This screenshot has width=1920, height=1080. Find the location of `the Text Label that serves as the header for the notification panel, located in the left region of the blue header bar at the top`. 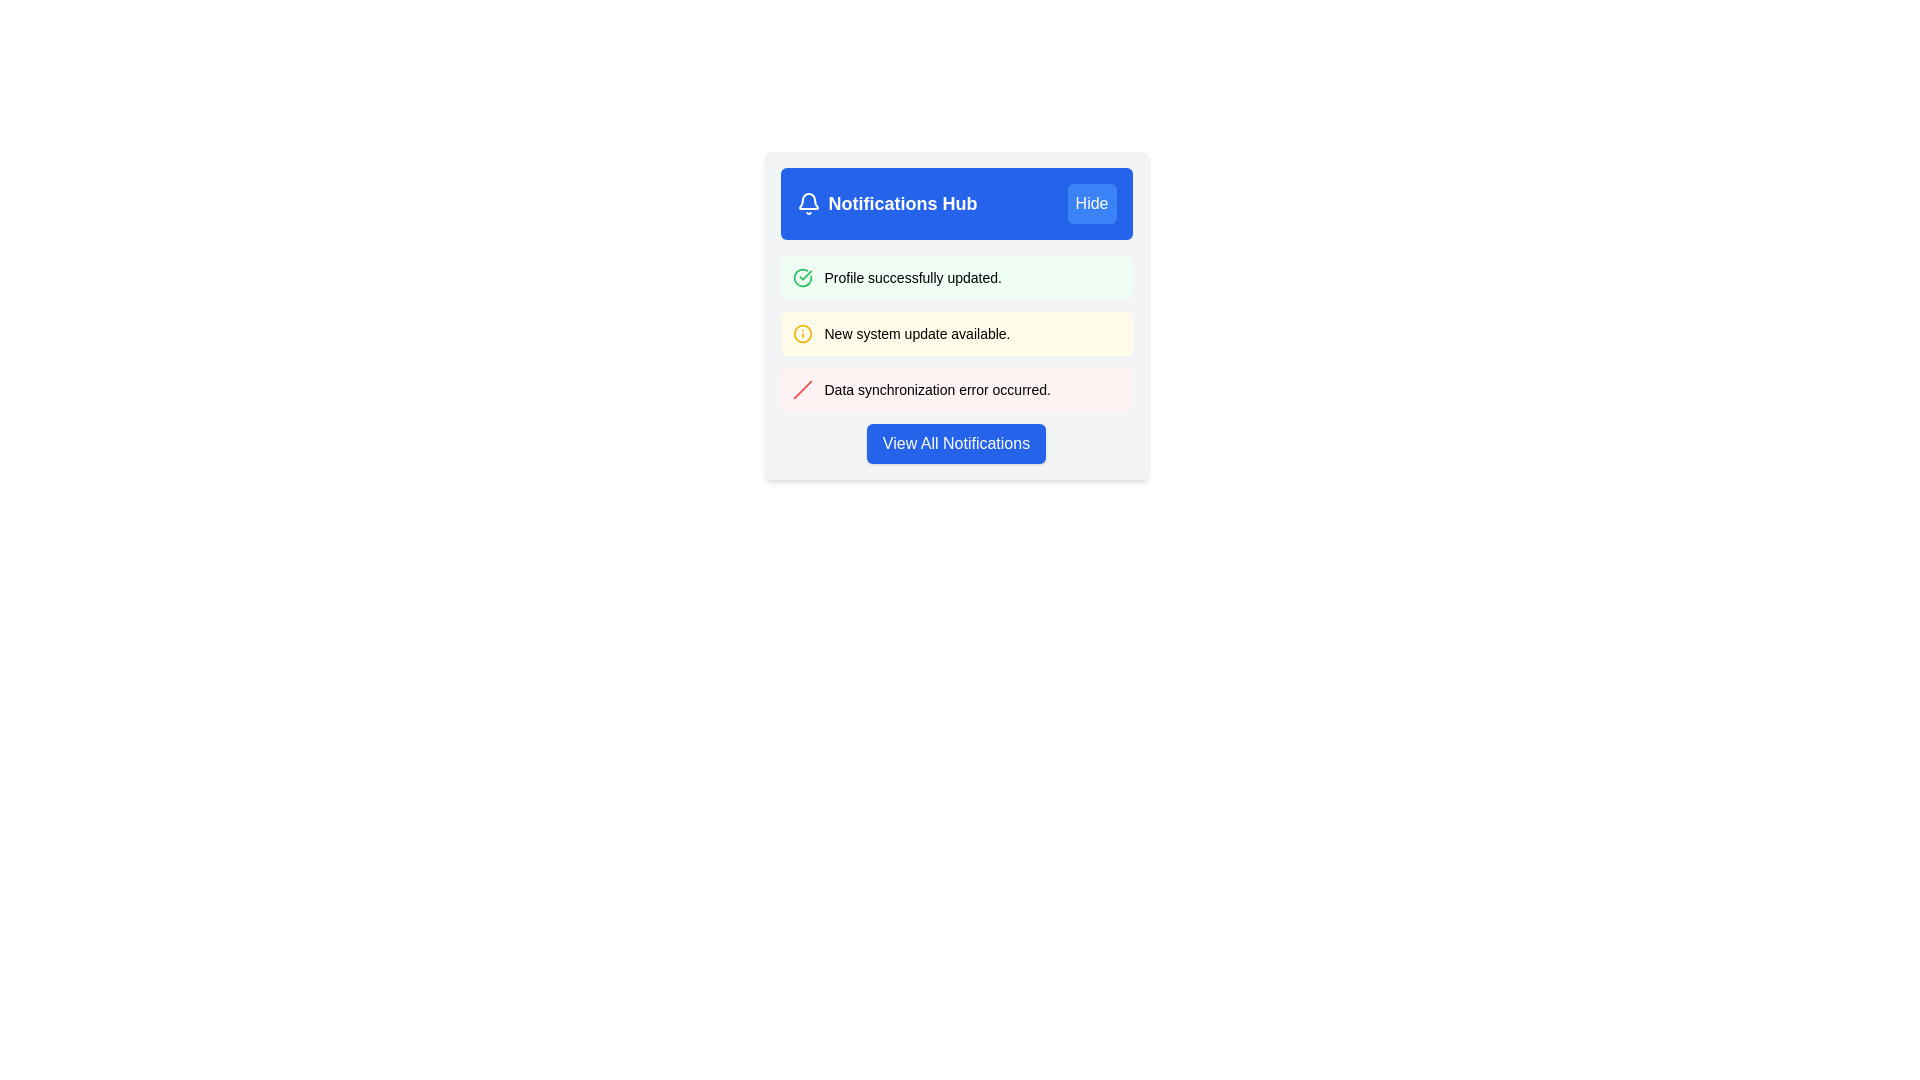

the Text Label that serves as the header for the notification panel, located in the left region of the blue header bar at the top is located at coordinates (886, 204).